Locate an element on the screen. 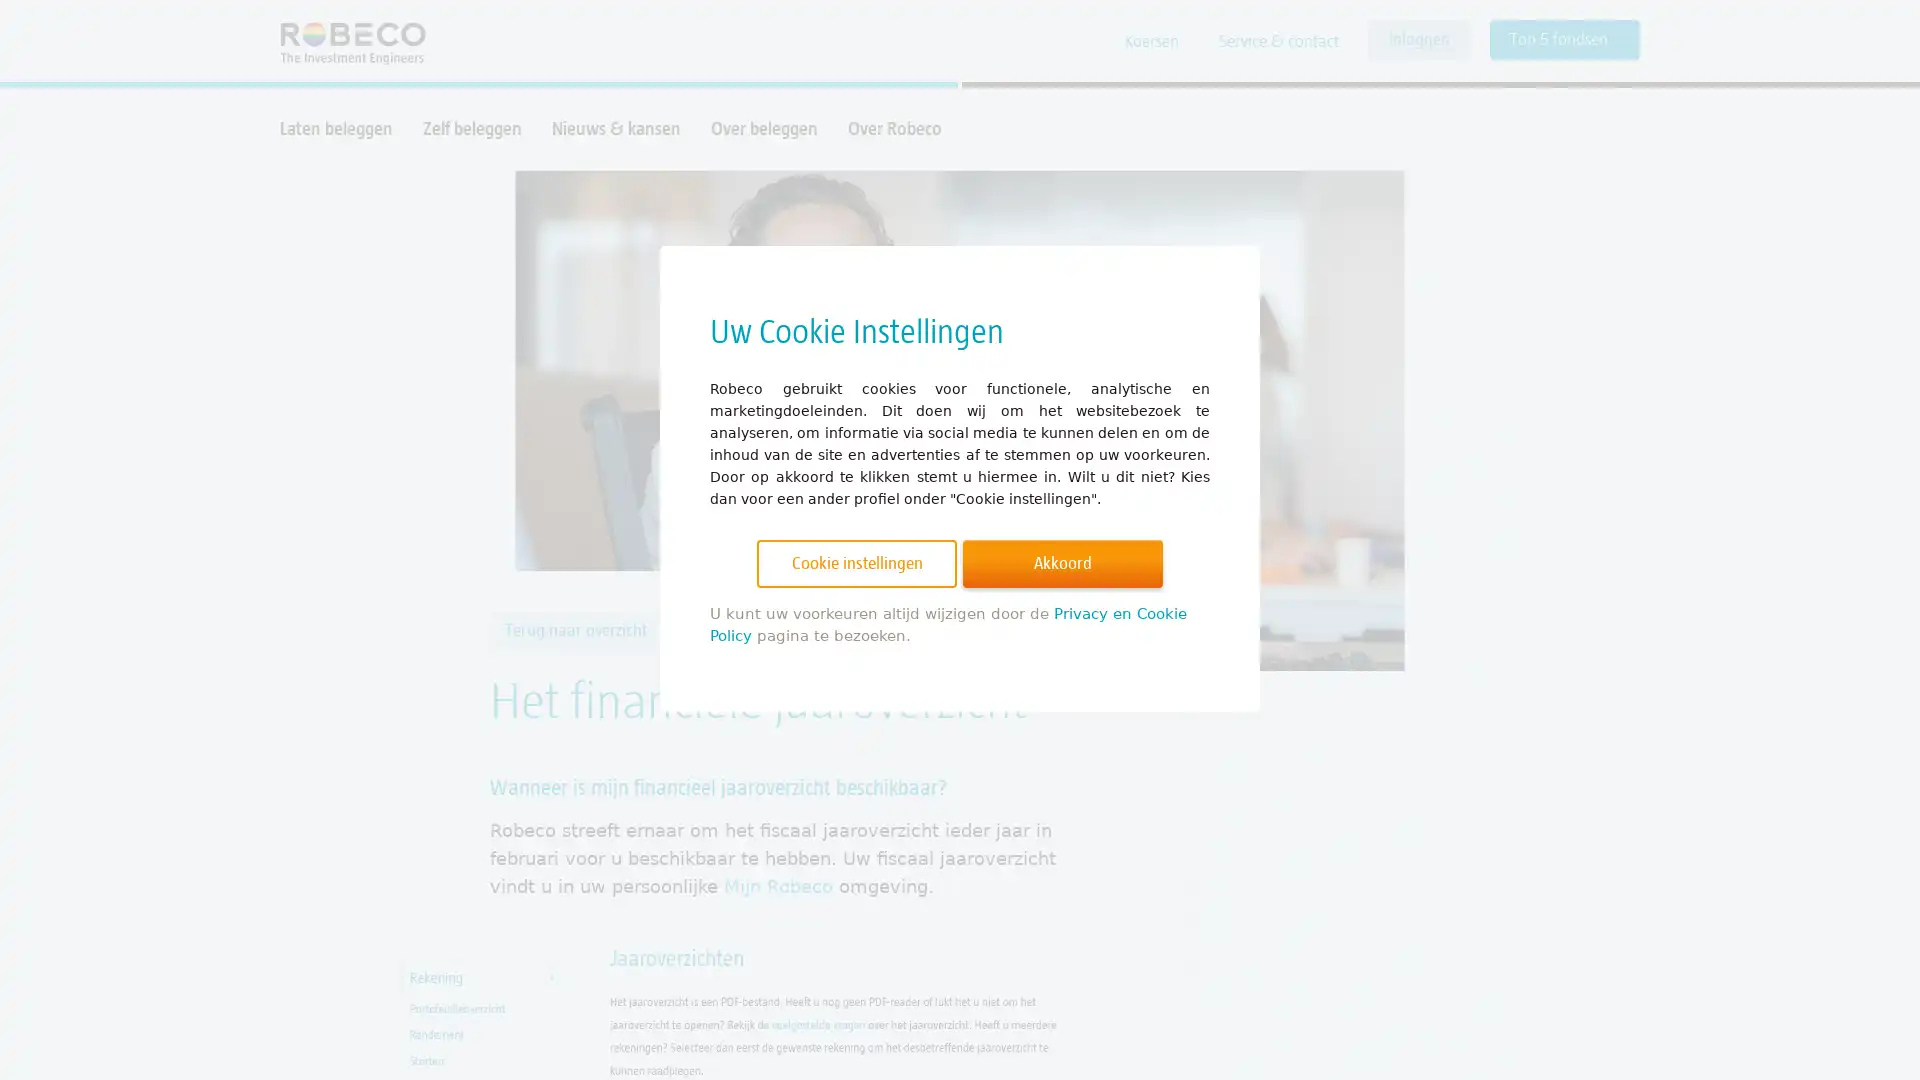 The width and height of the screenshot is (1920, 1080). Inloggen is located at coordinates (1418, 39).